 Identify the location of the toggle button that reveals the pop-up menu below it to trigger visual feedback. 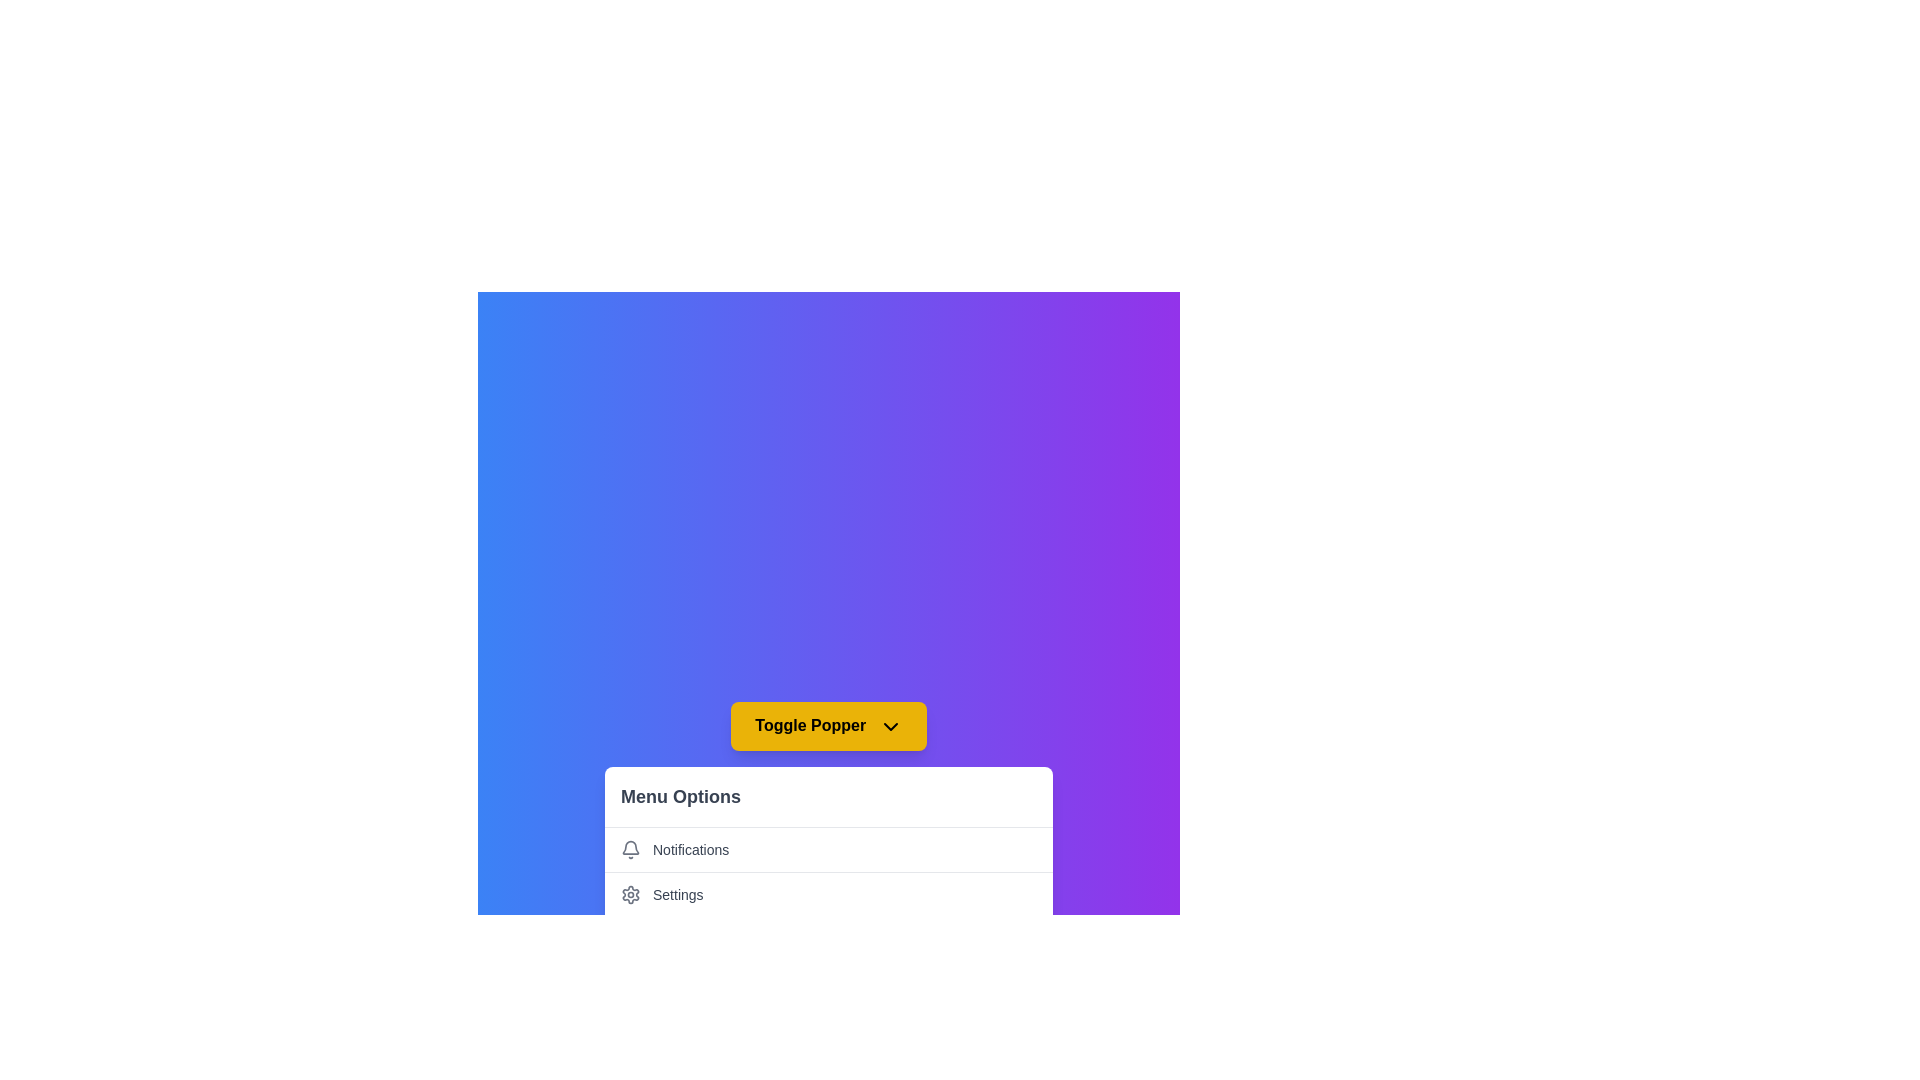
(829, 726).